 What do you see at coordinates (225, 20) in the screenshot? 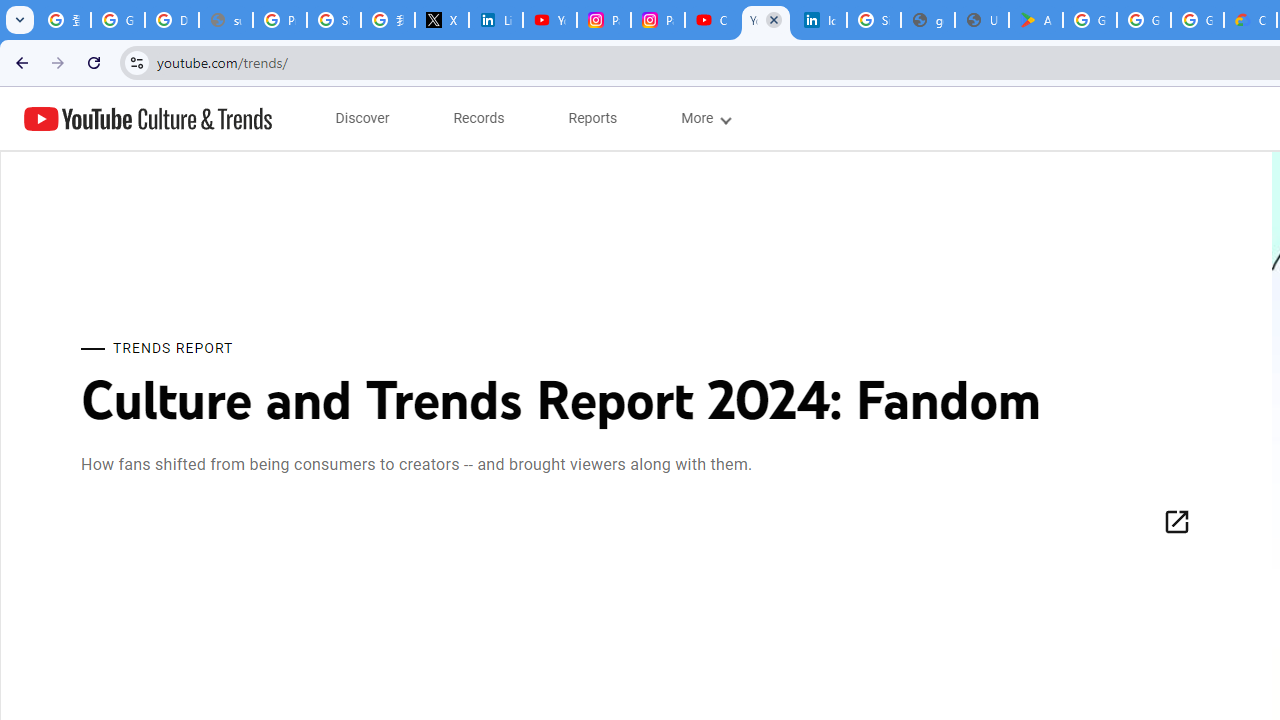
I see `'support.google.com - Network error'` at bounding box center [225, 20].